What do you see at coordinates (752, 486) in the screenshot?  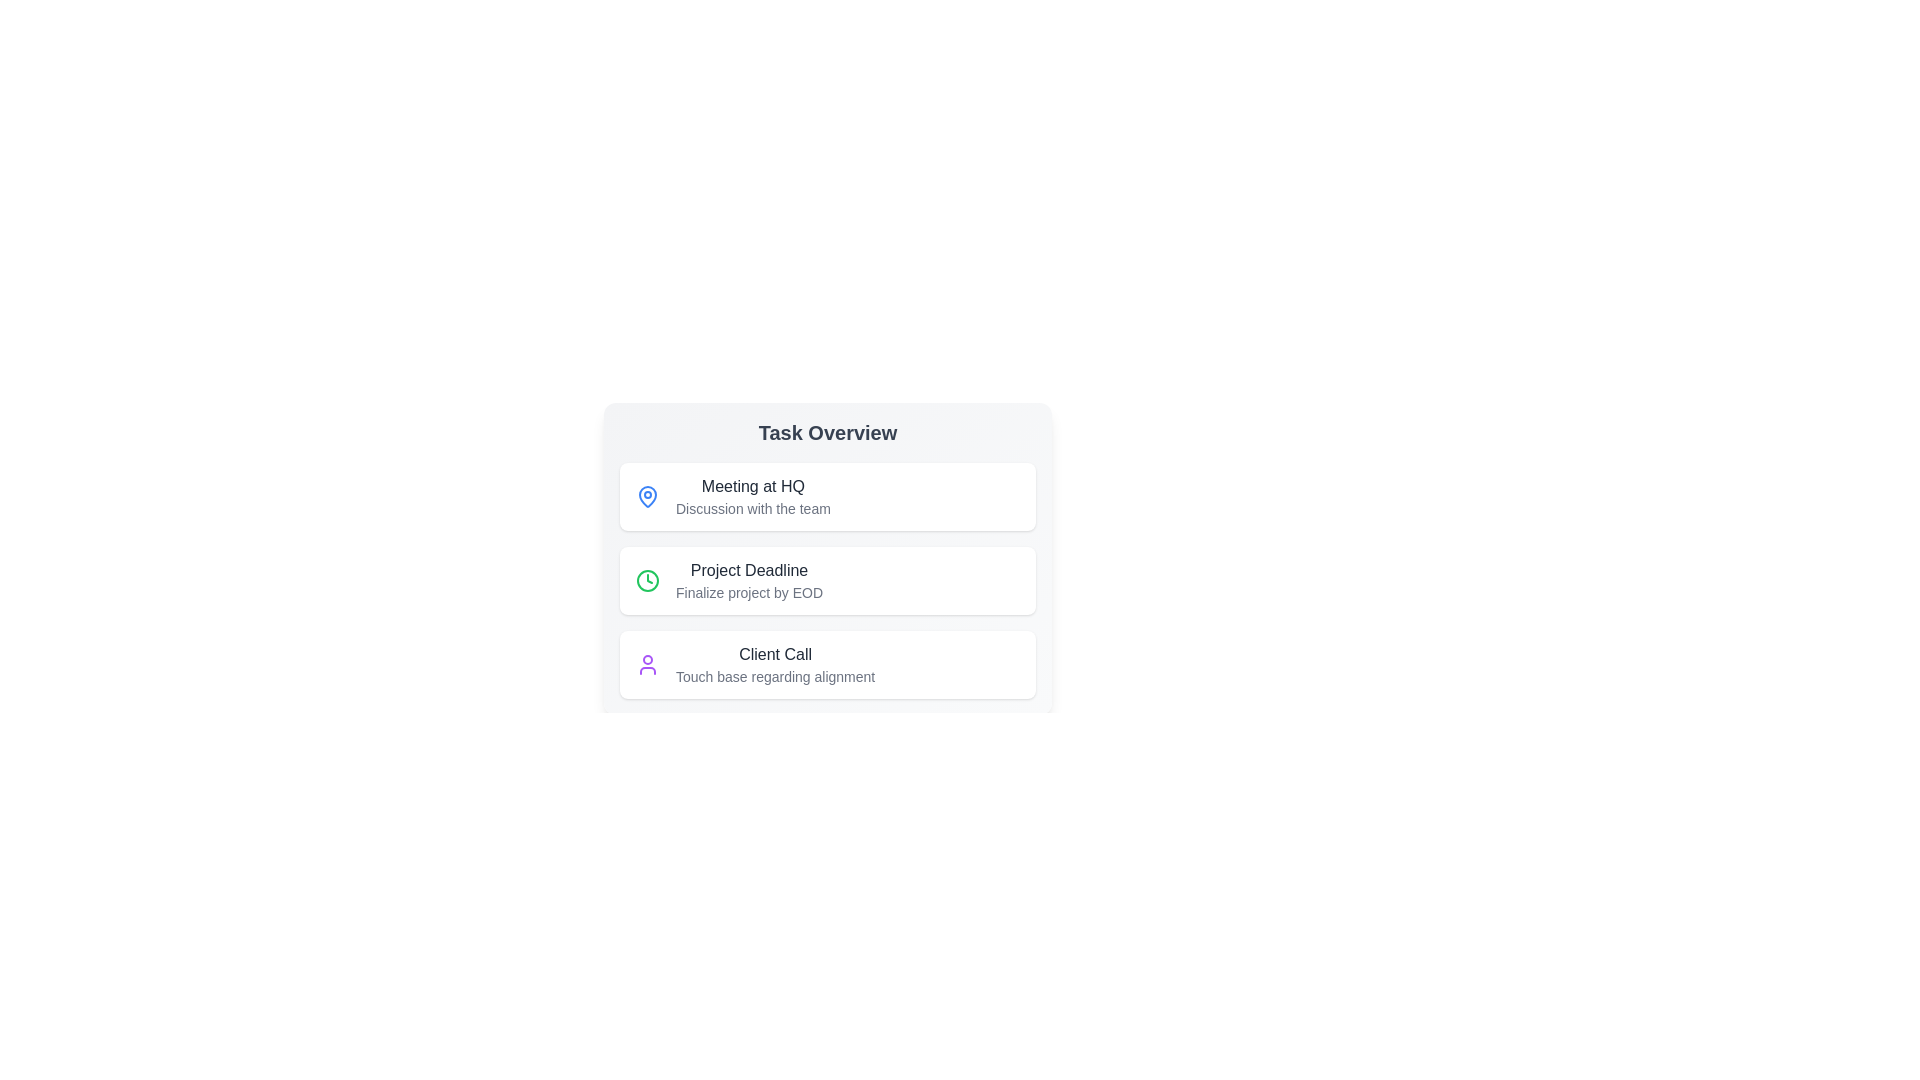 I see `the title of the task 'Meeting at HQ' to edit or expand it` at bounding box center [752, 486].